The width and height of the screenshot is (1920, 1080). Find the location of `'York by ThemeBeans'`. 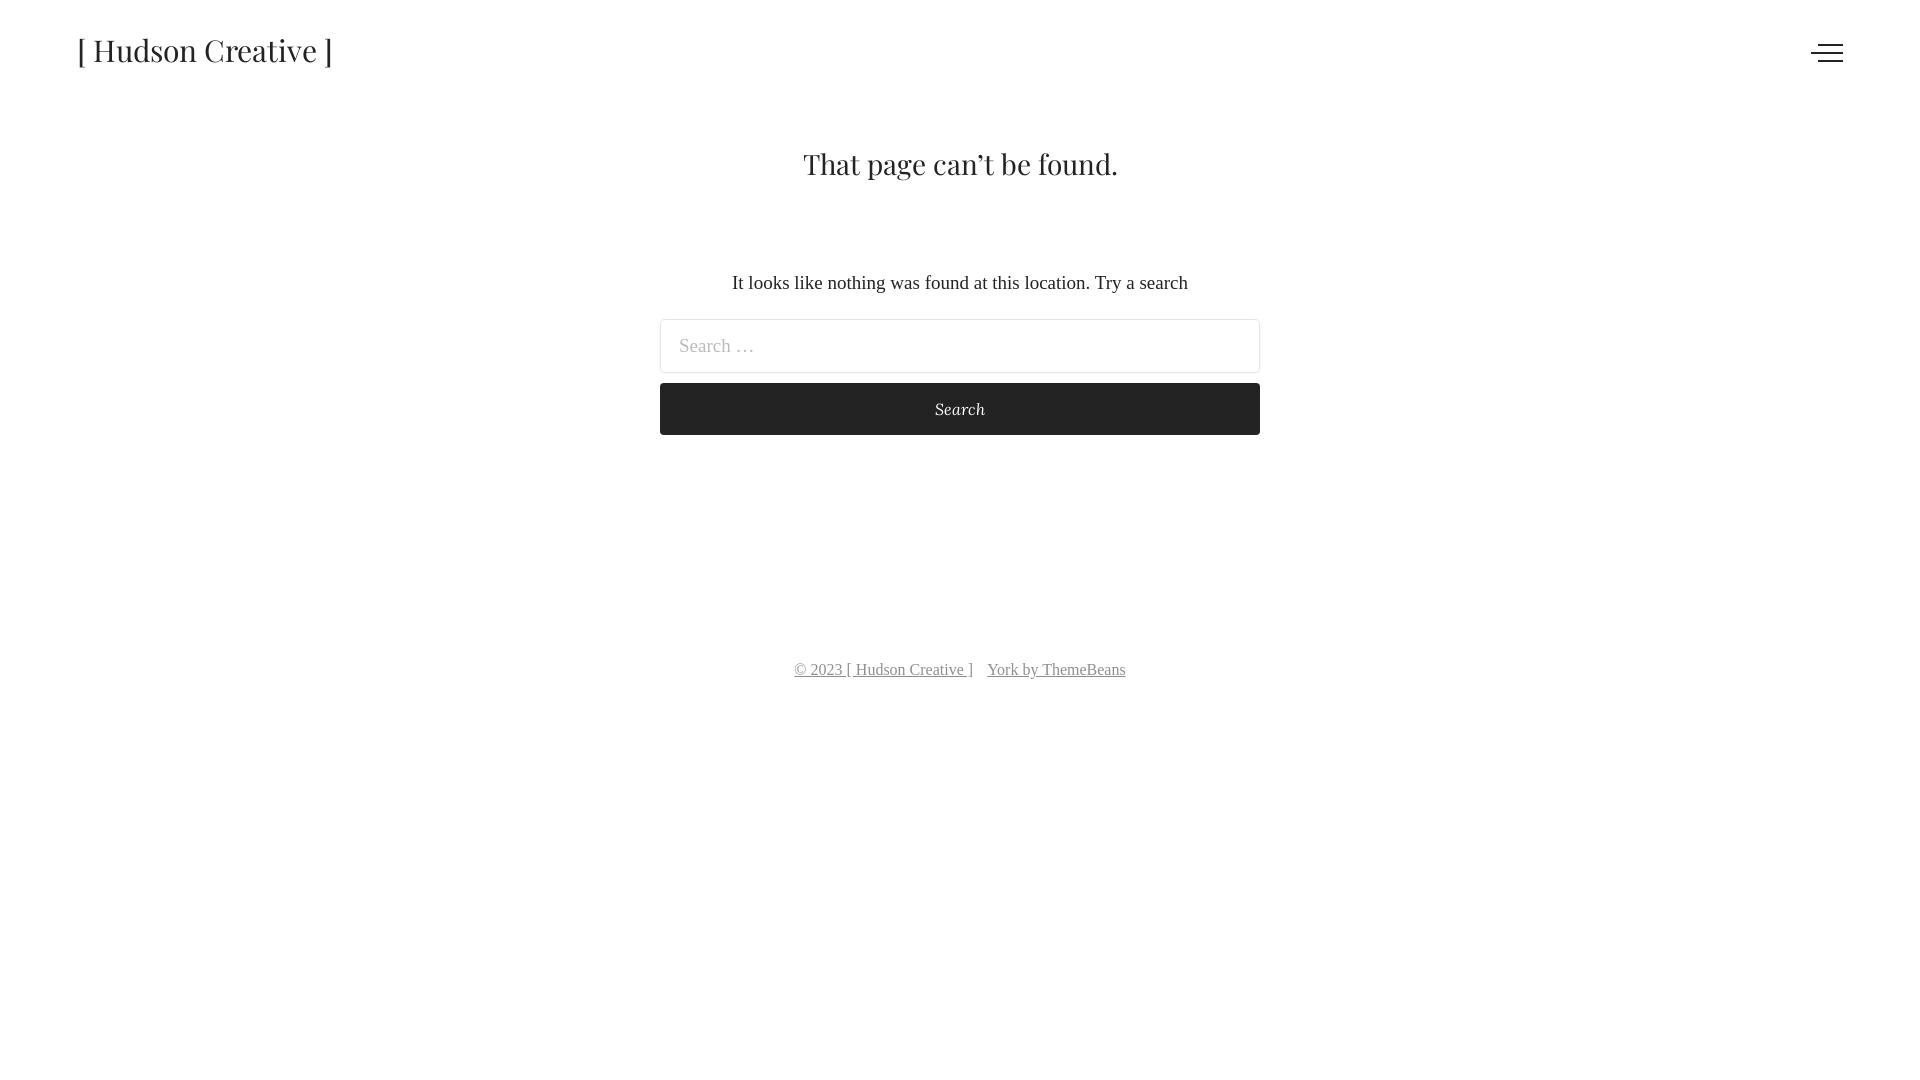

'York by ThemeBeans' is located at coordinates (1055, 669).